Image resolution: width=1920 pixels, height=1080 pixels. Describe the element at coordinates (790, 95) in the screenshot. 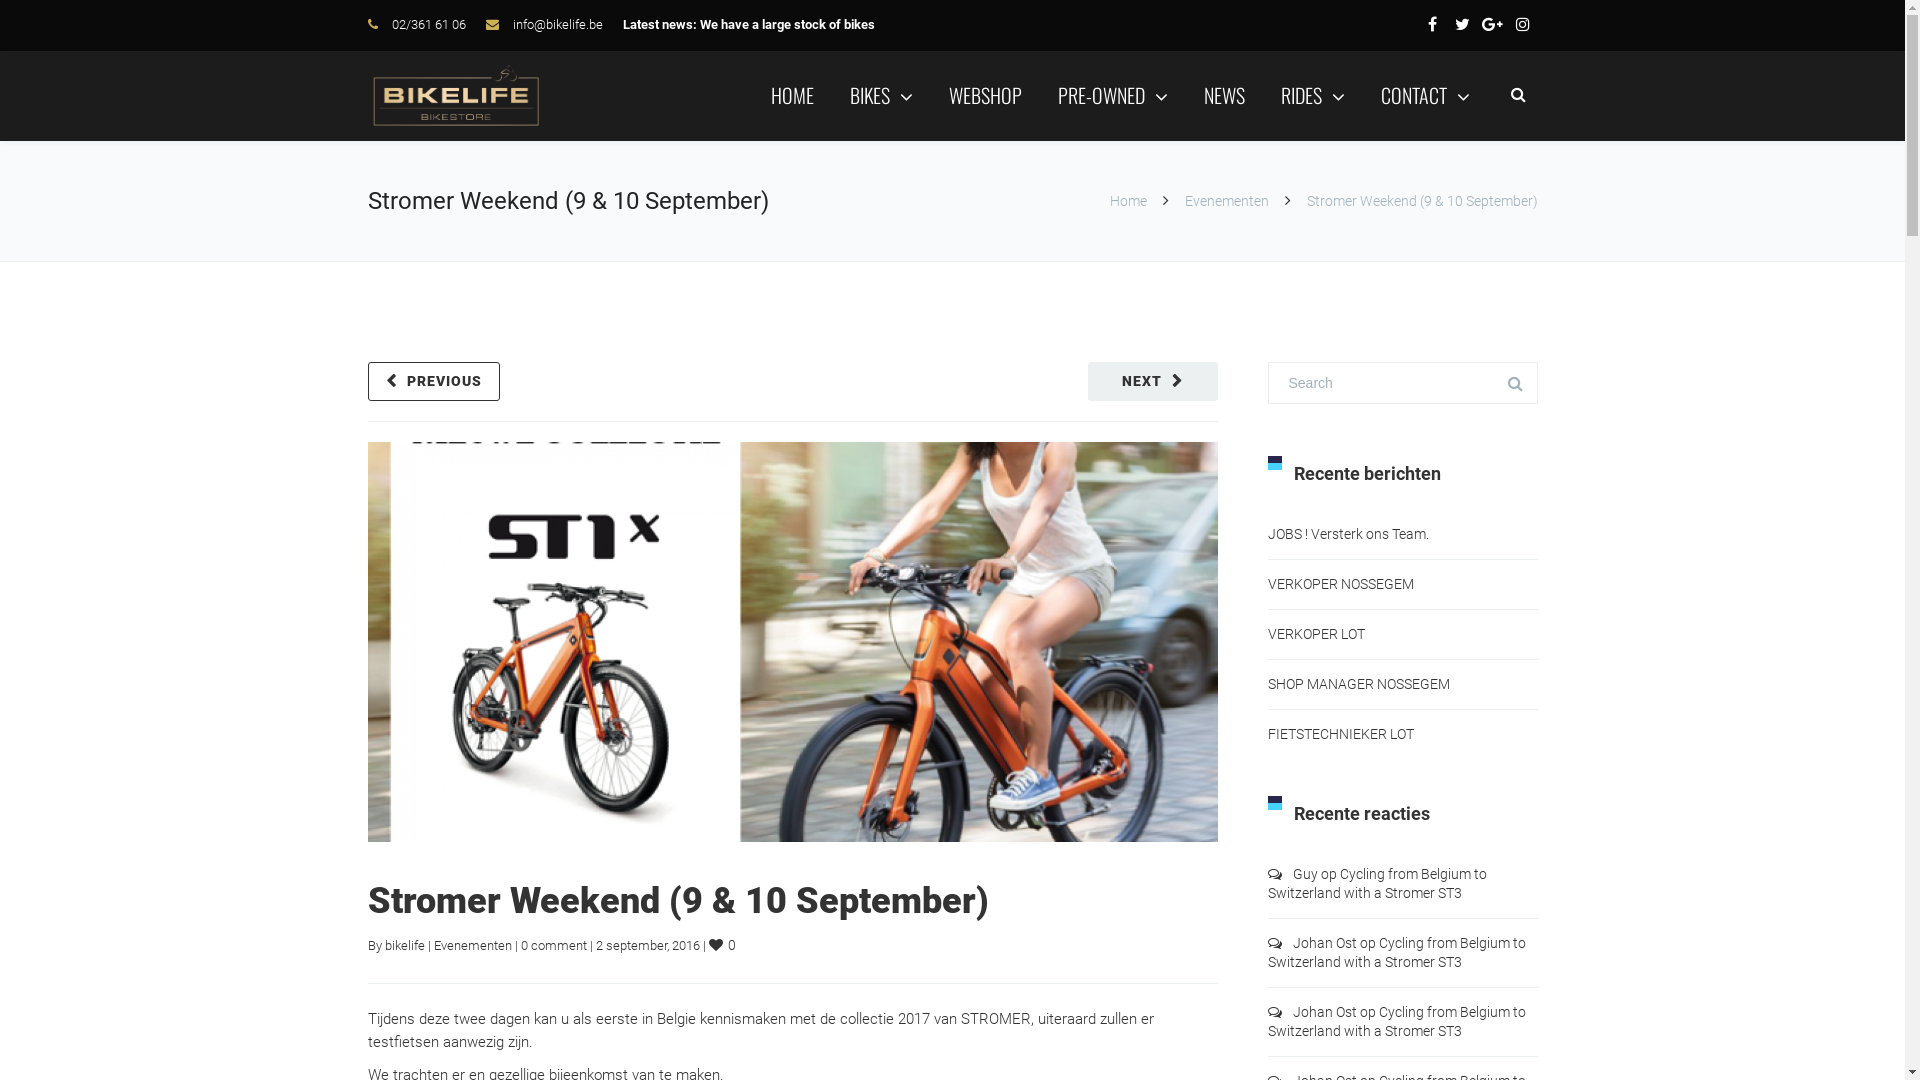

I see `'HOME'` at that location.